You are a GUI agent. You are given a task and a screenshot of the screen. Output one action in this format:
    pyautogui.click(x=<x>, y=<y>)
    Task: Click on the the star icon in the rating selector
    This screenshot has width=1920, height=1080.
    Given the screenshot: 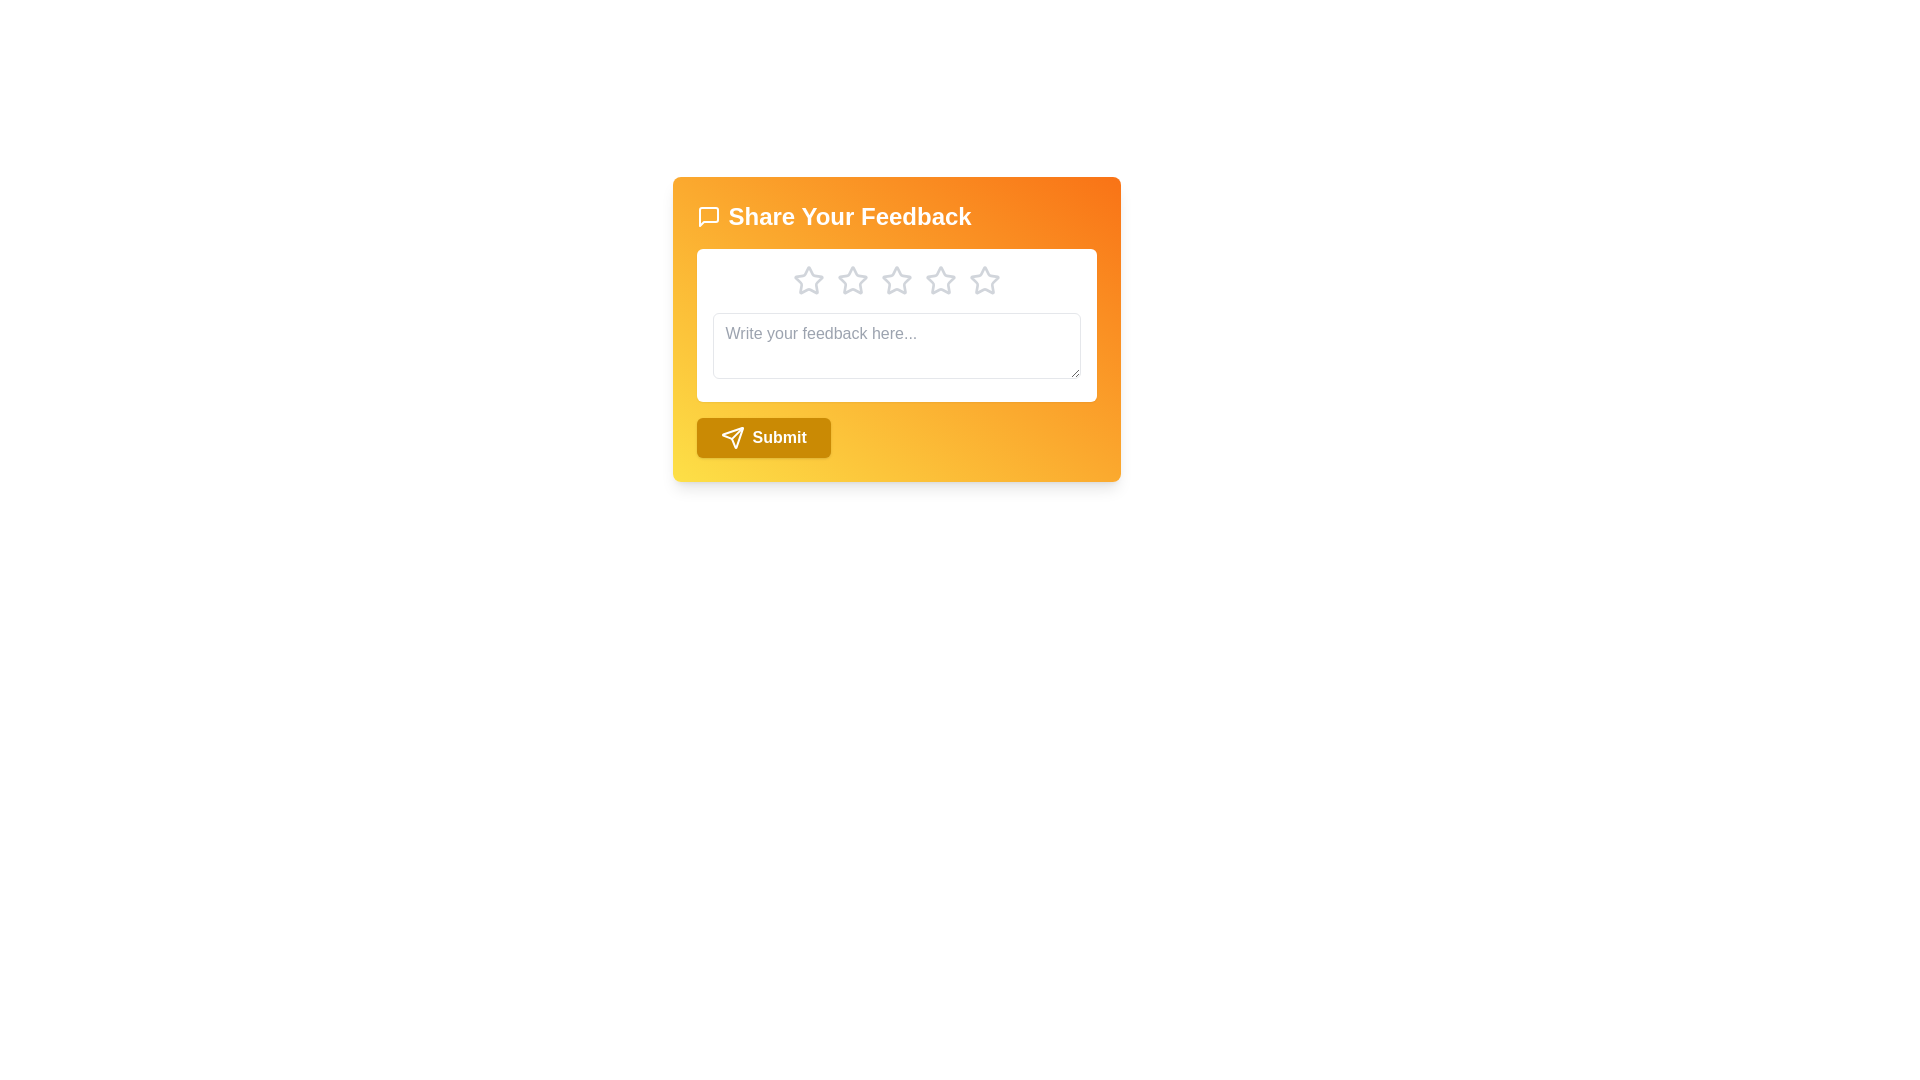 What is the action you would take?
    pyautogui.click(x=895, y=281)
    